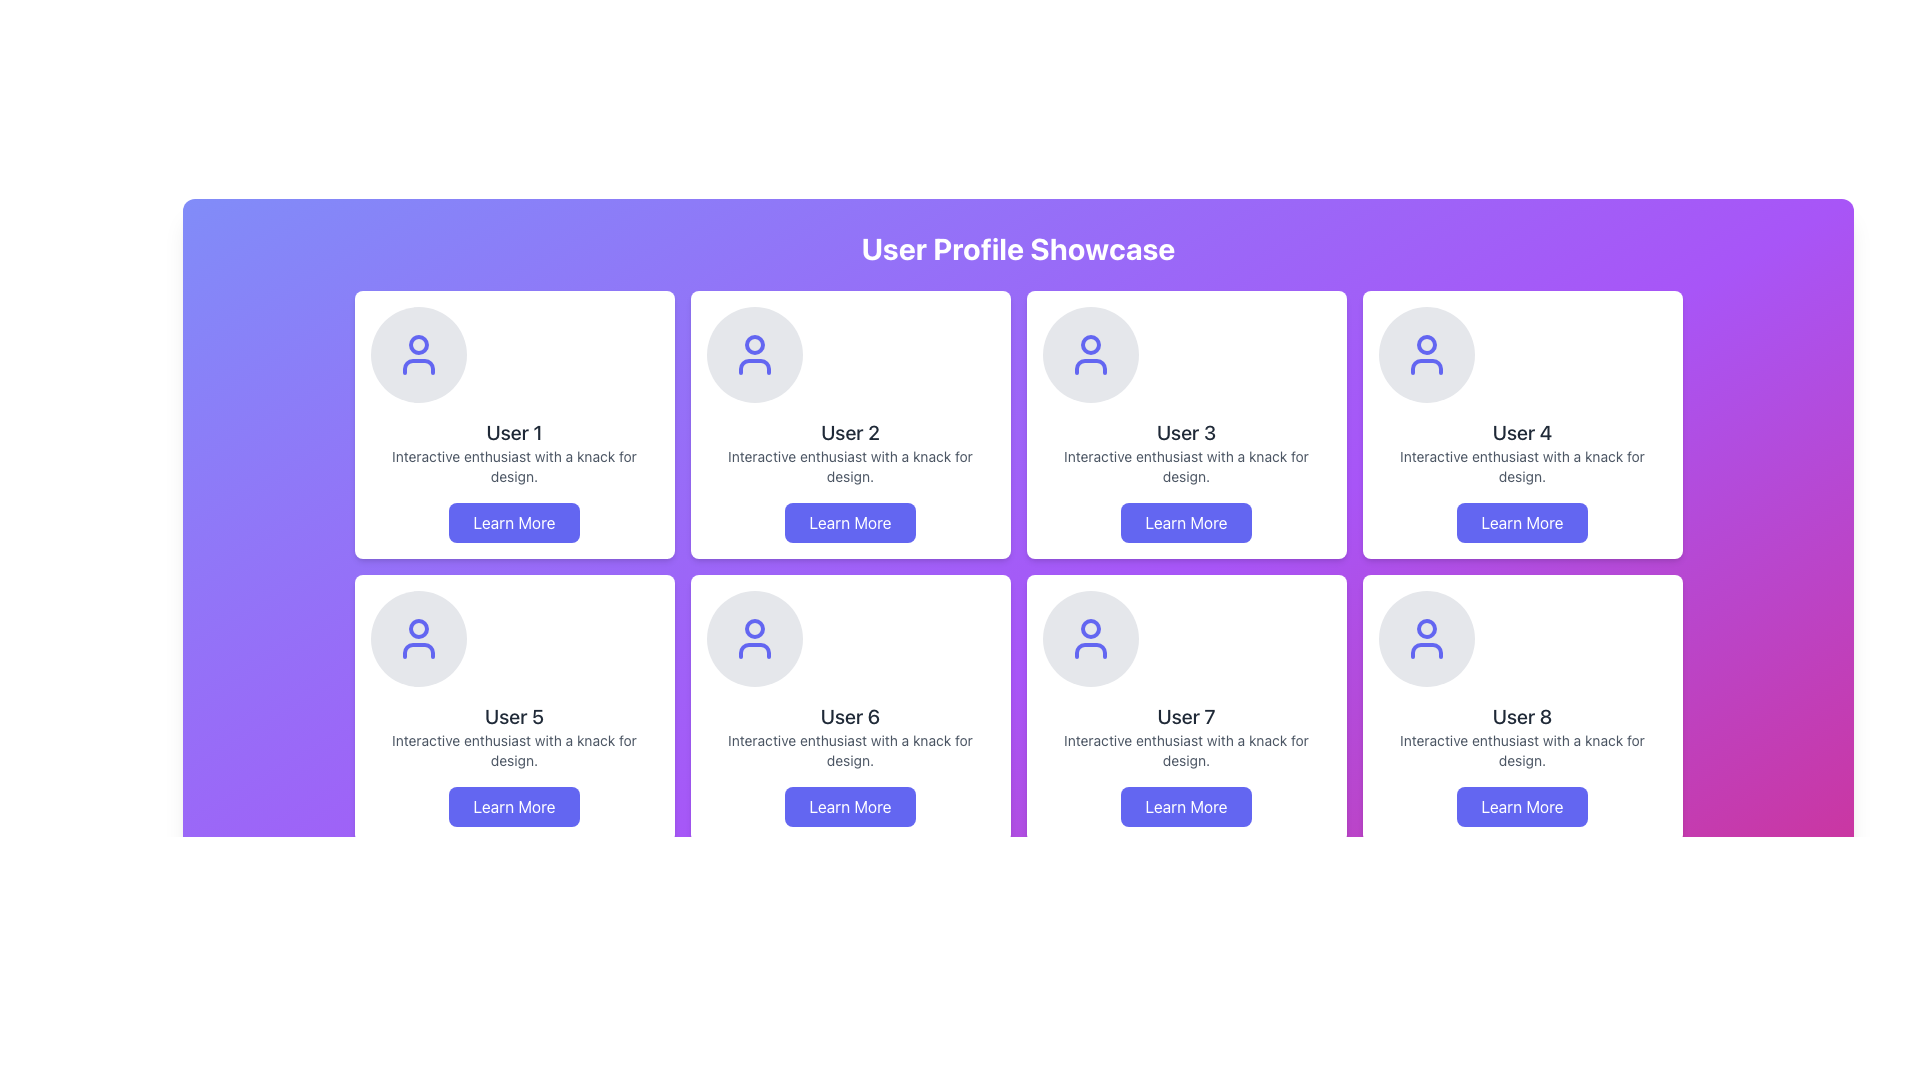  I want to click on the user profile icon, which is a simplified human figure with a circular head and curved shoulders, located at the center of the card labeled 'User 5' in the grid layout, so click(417, 639).